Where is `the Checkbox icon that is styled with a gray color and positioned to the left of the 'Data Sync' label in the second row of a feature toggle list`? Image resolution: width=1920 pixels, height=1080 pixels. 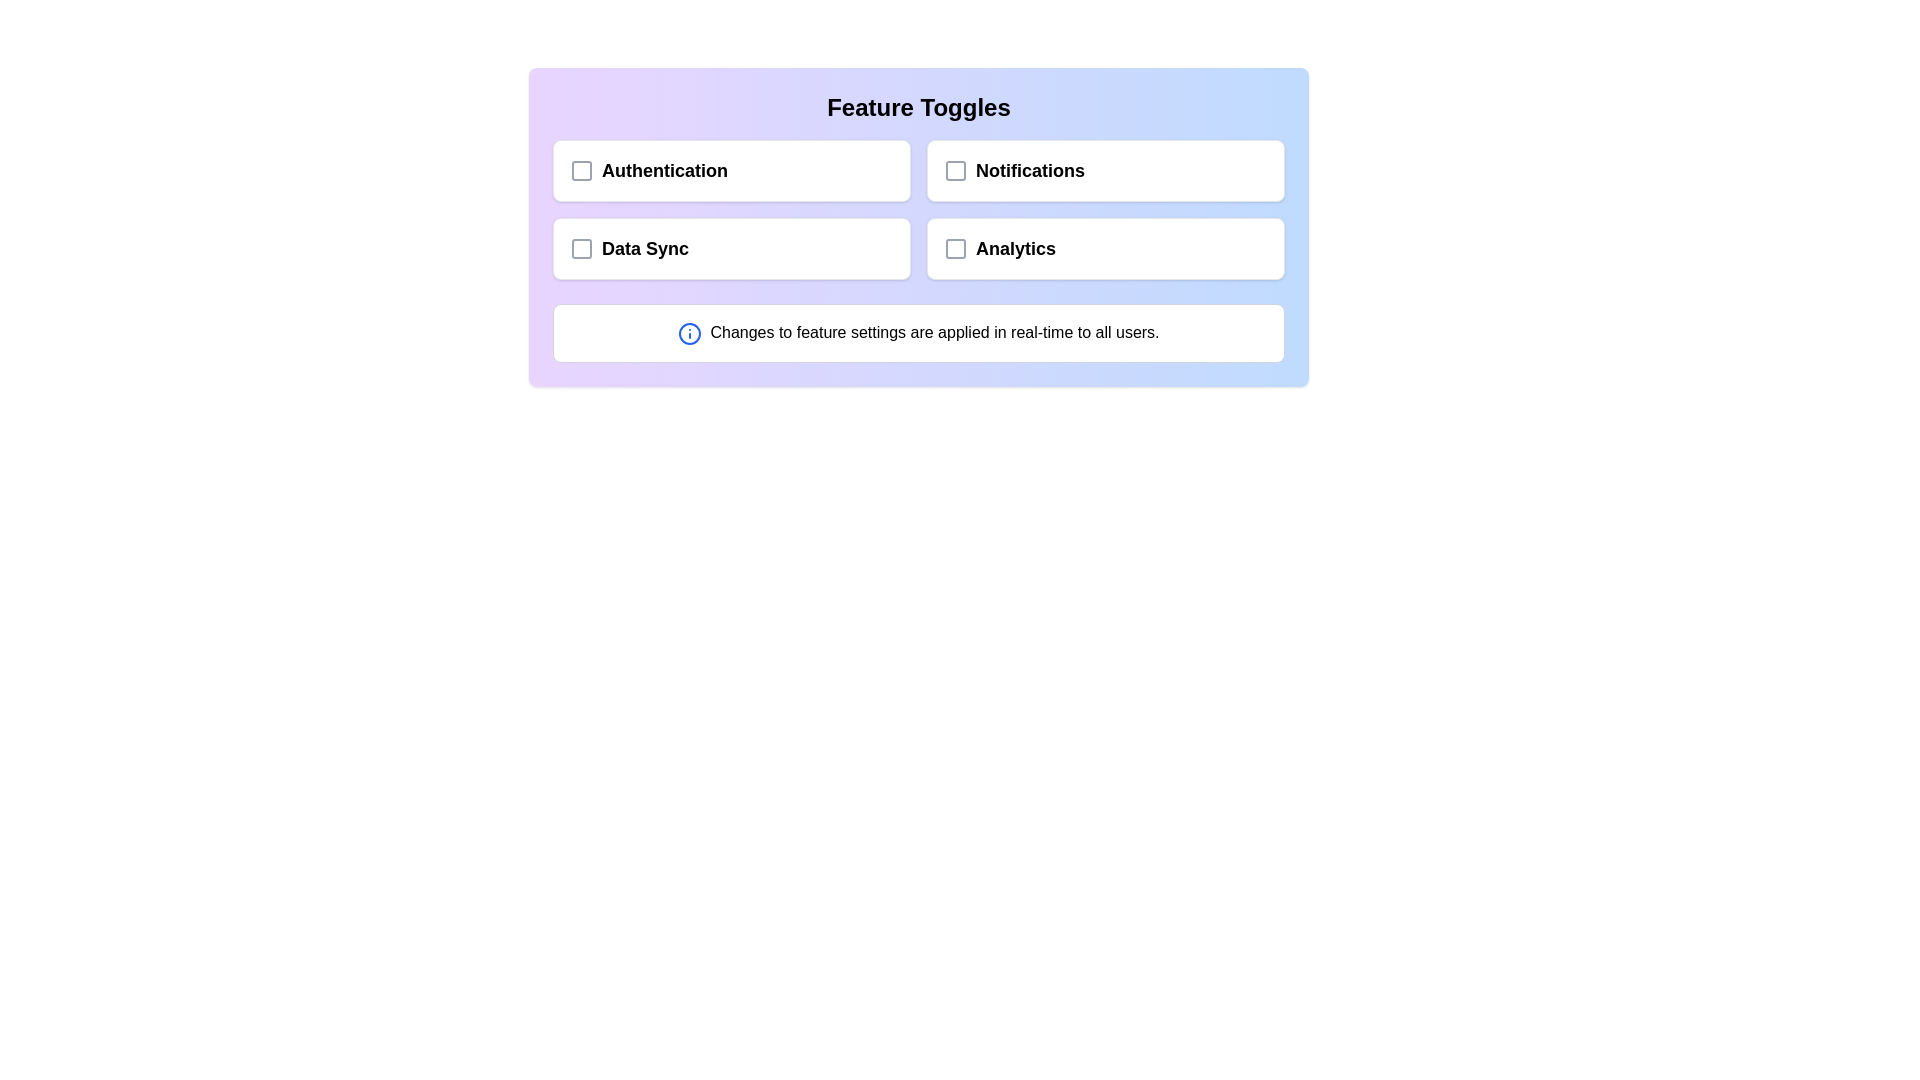
the Checkbox icon that is styled with a gray color and positioned to the left of the 'Data Sync' label in the second row of a feature toggle list is located at coordinates (580, 248).